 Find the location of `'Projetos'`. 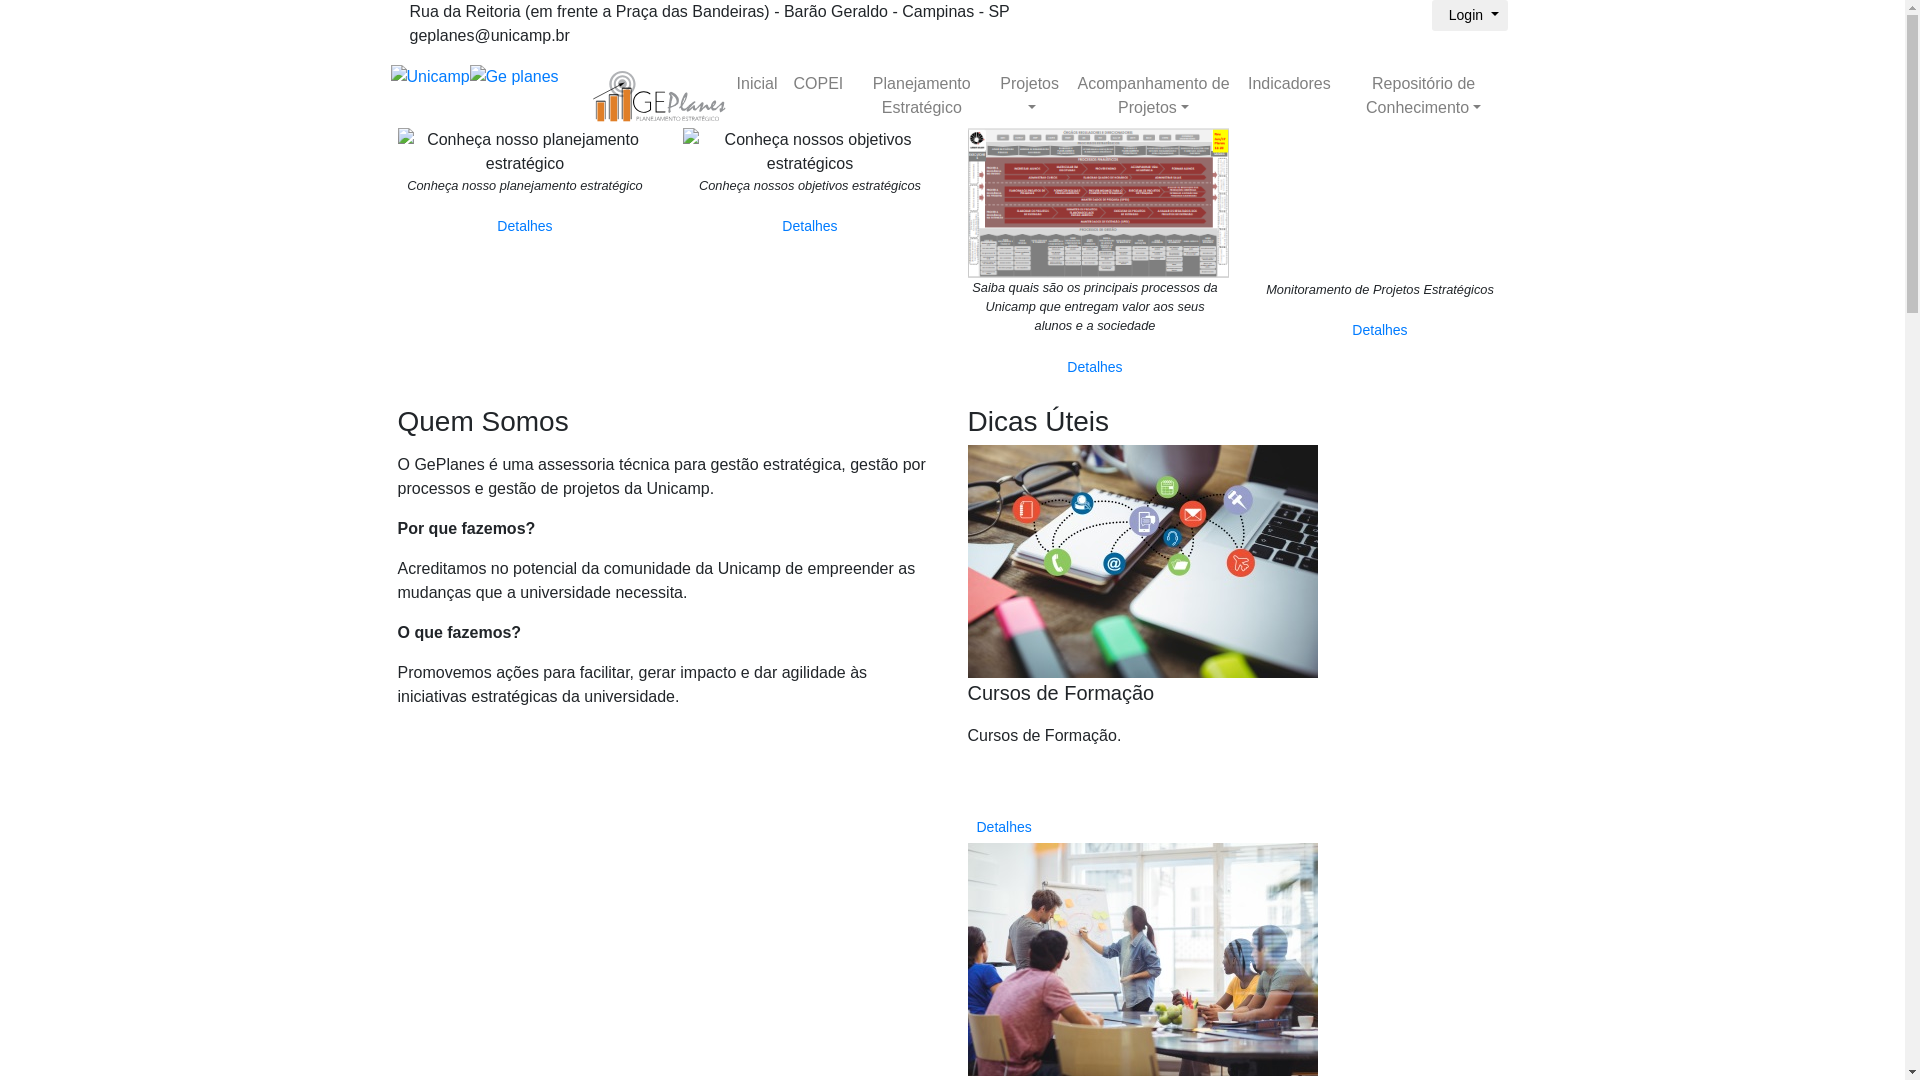

'Projetos' is located at coordinates (1029, 96).